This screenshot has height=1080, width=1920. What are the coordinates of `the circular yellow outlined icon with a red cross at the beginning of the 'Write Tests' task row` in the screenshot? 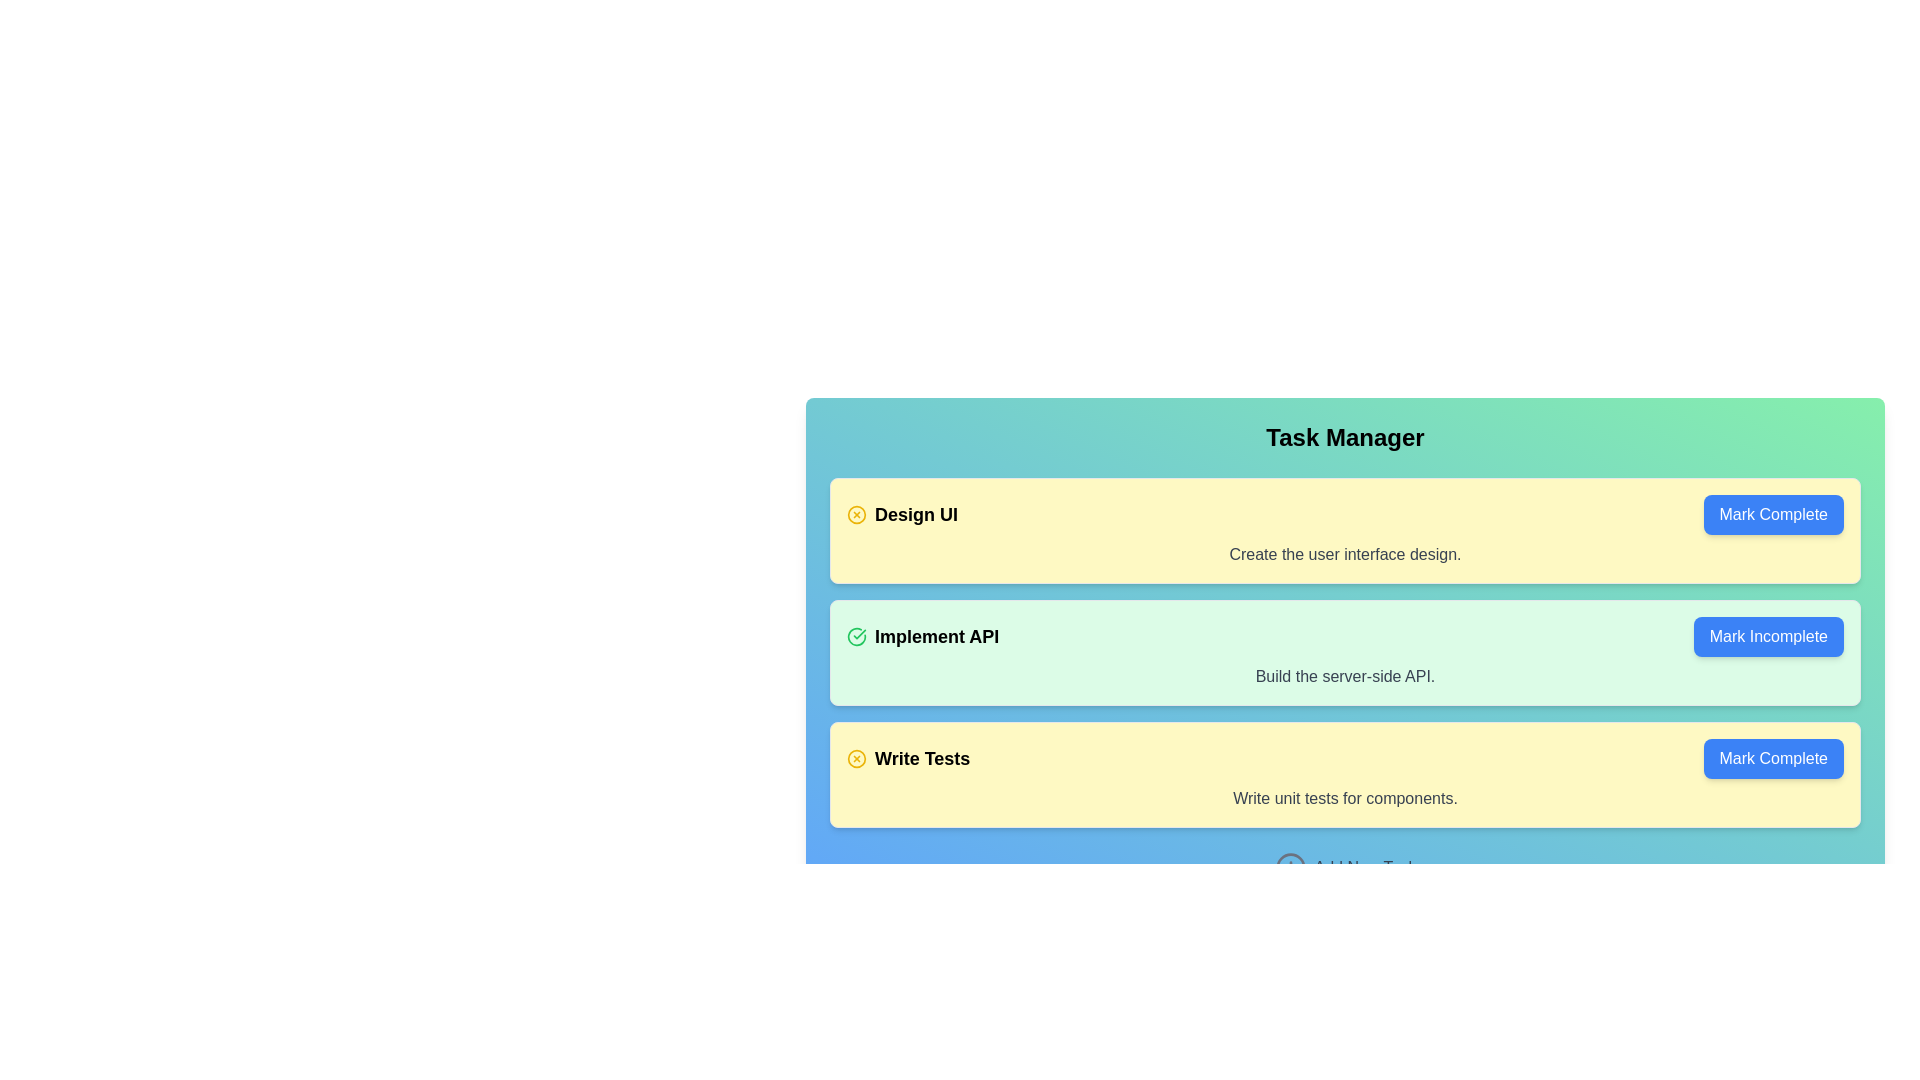 It's located at (857, 759).